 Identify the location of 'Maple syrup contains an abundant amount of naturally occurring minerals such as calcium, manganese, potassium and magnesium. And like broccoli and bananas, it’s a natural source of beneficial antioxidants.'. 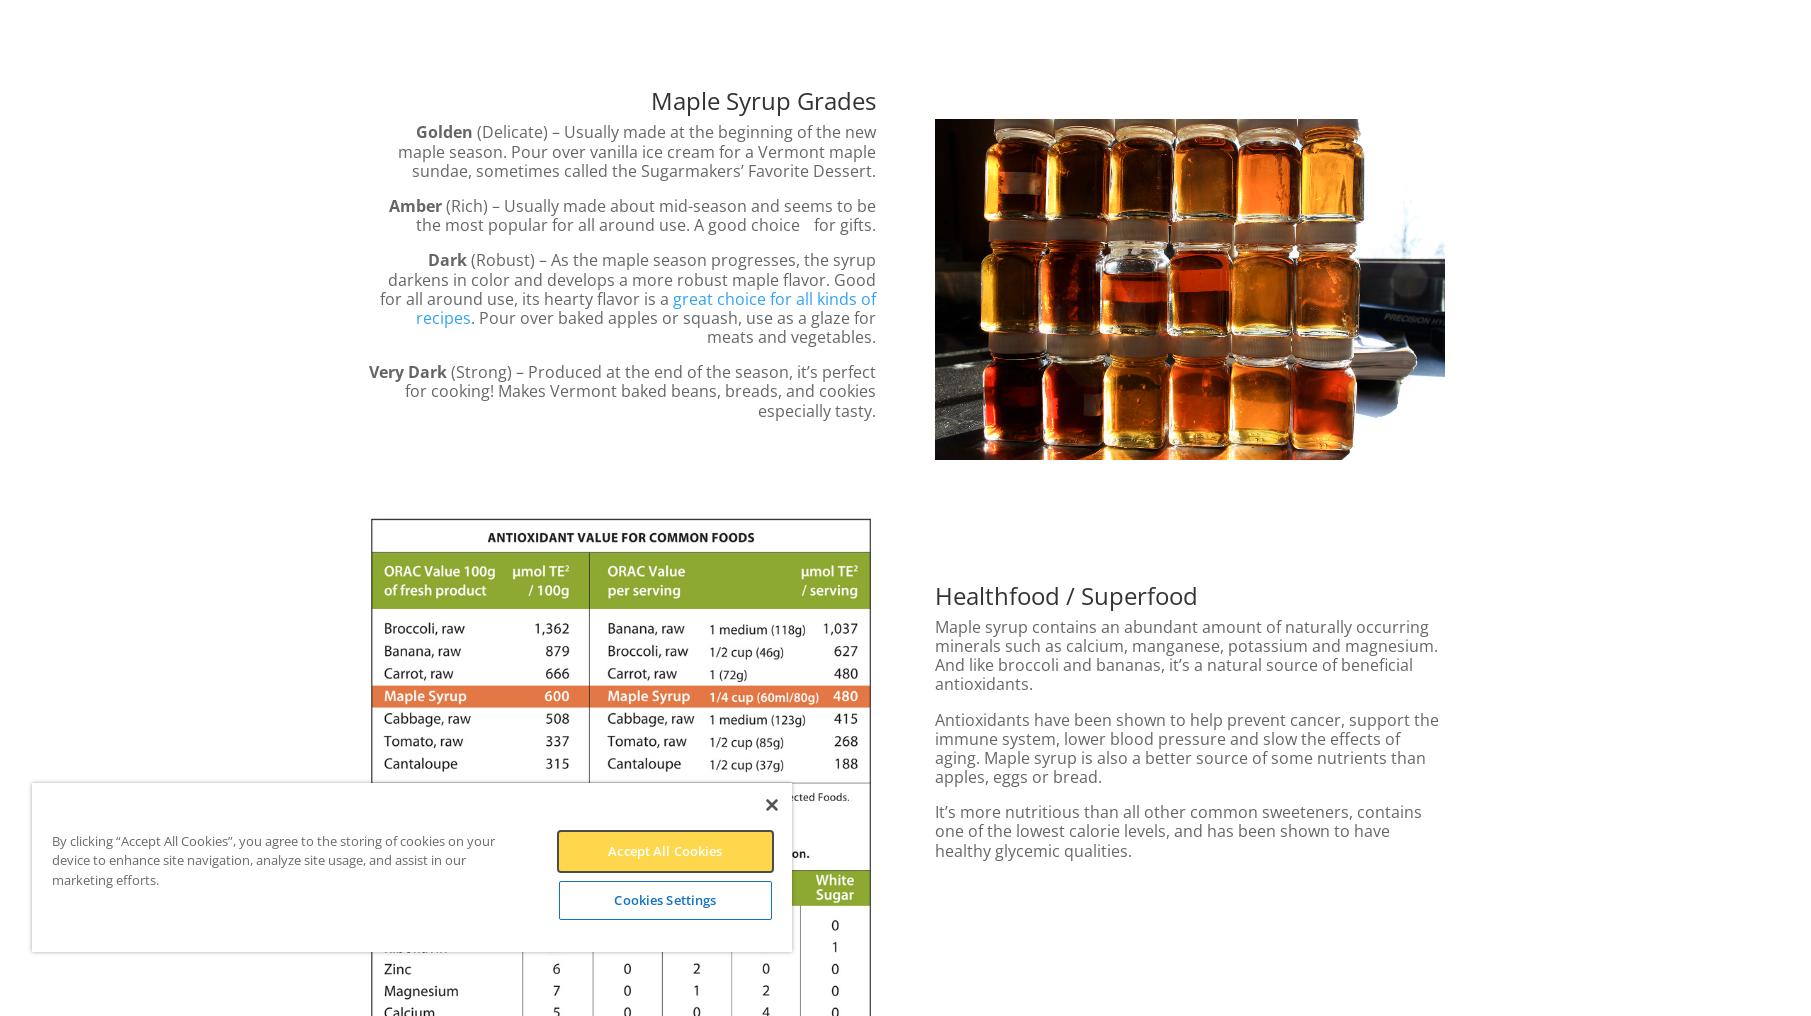
(1185, 654).